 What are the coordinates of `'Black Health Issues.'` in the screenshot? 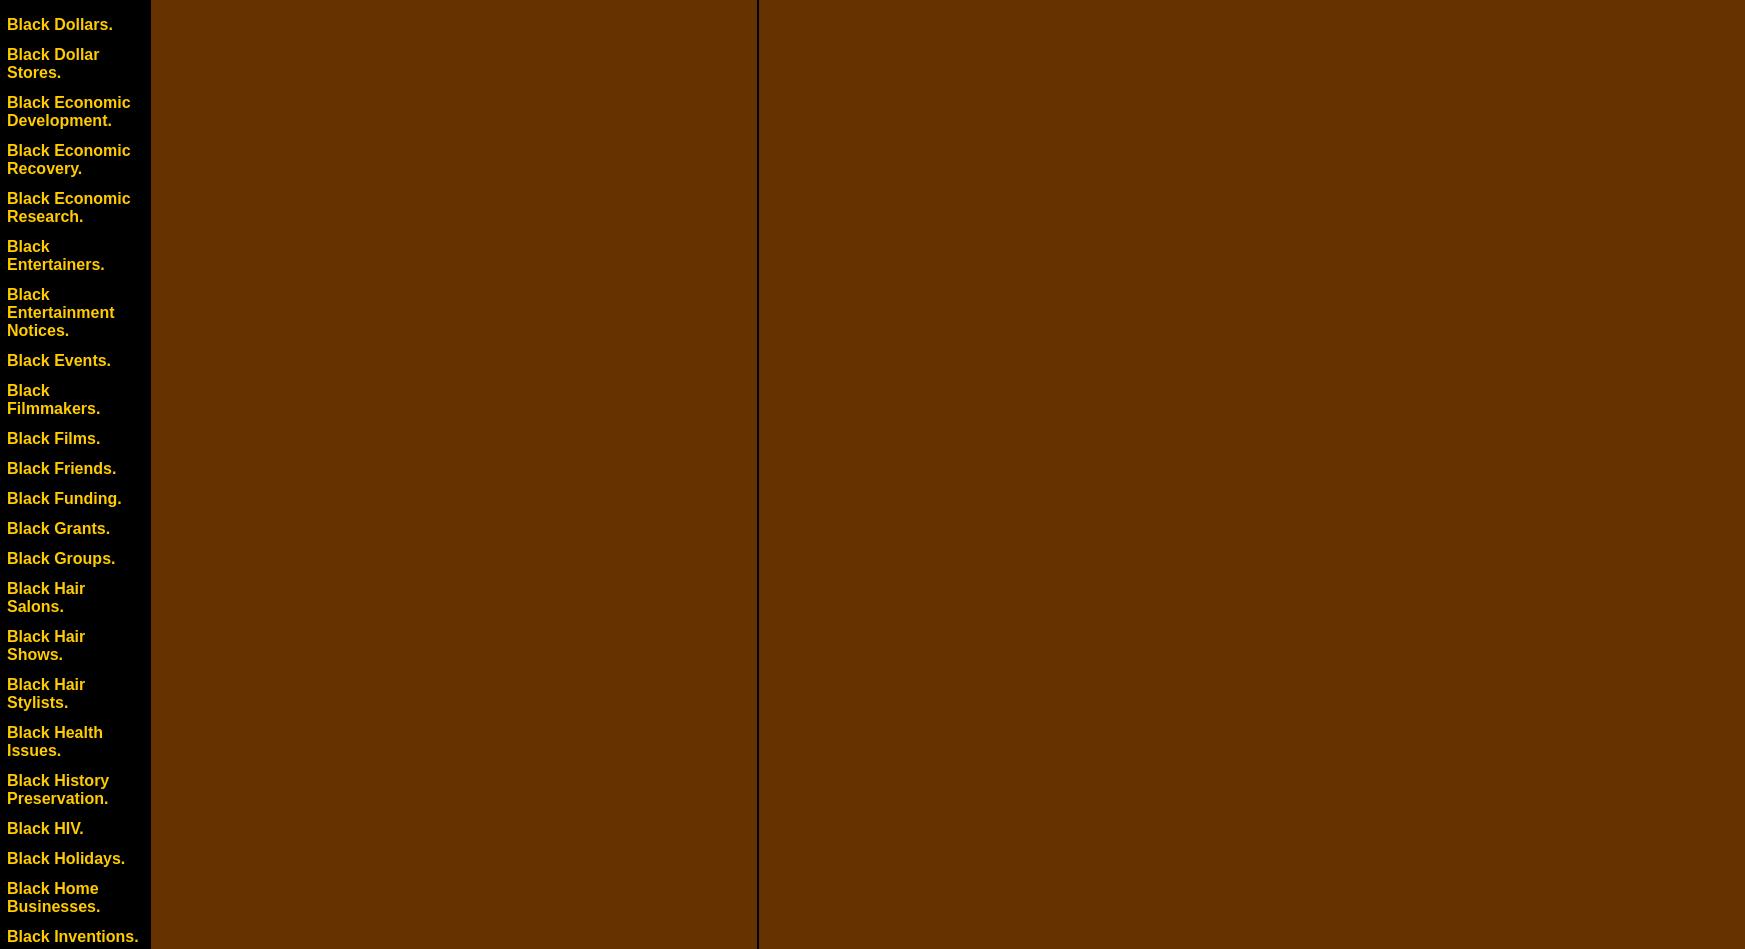 It's located at (53, 741).